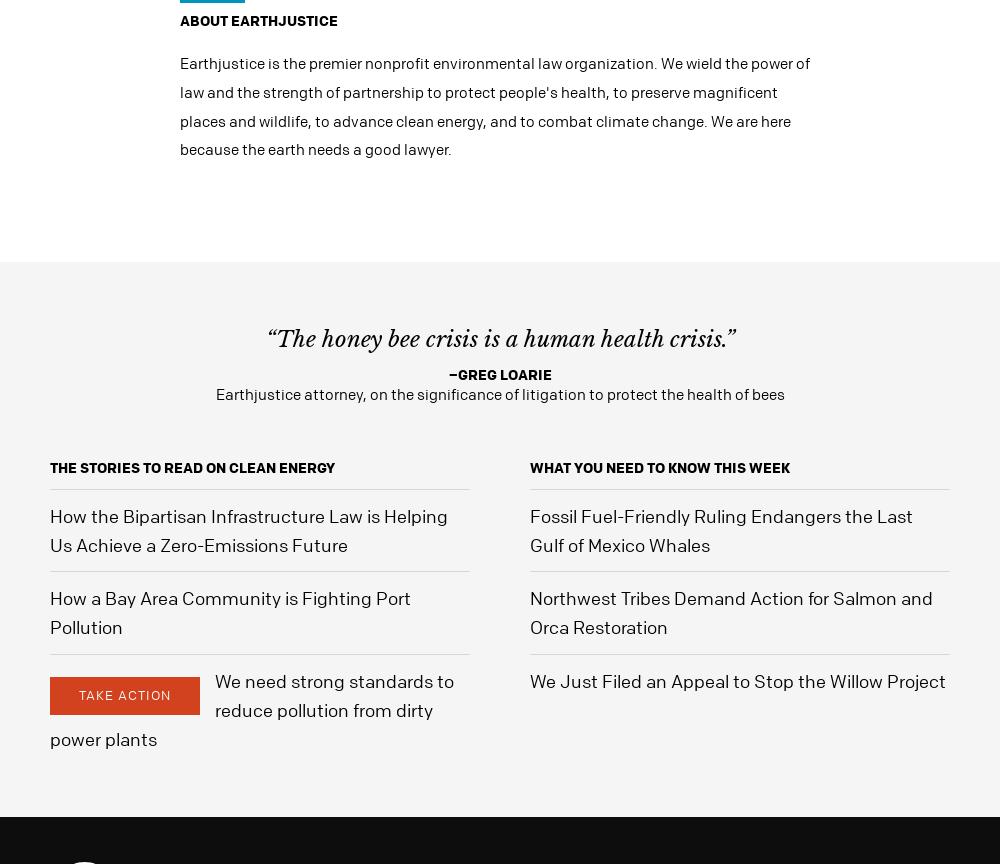 This screenshot has width=1000, height=864. What do you see at coordinates (737, 679) in the screenshot?
I see `'We Just Filed an Appeal to Stop the Willow Project'` at bounding box center [737, 679].